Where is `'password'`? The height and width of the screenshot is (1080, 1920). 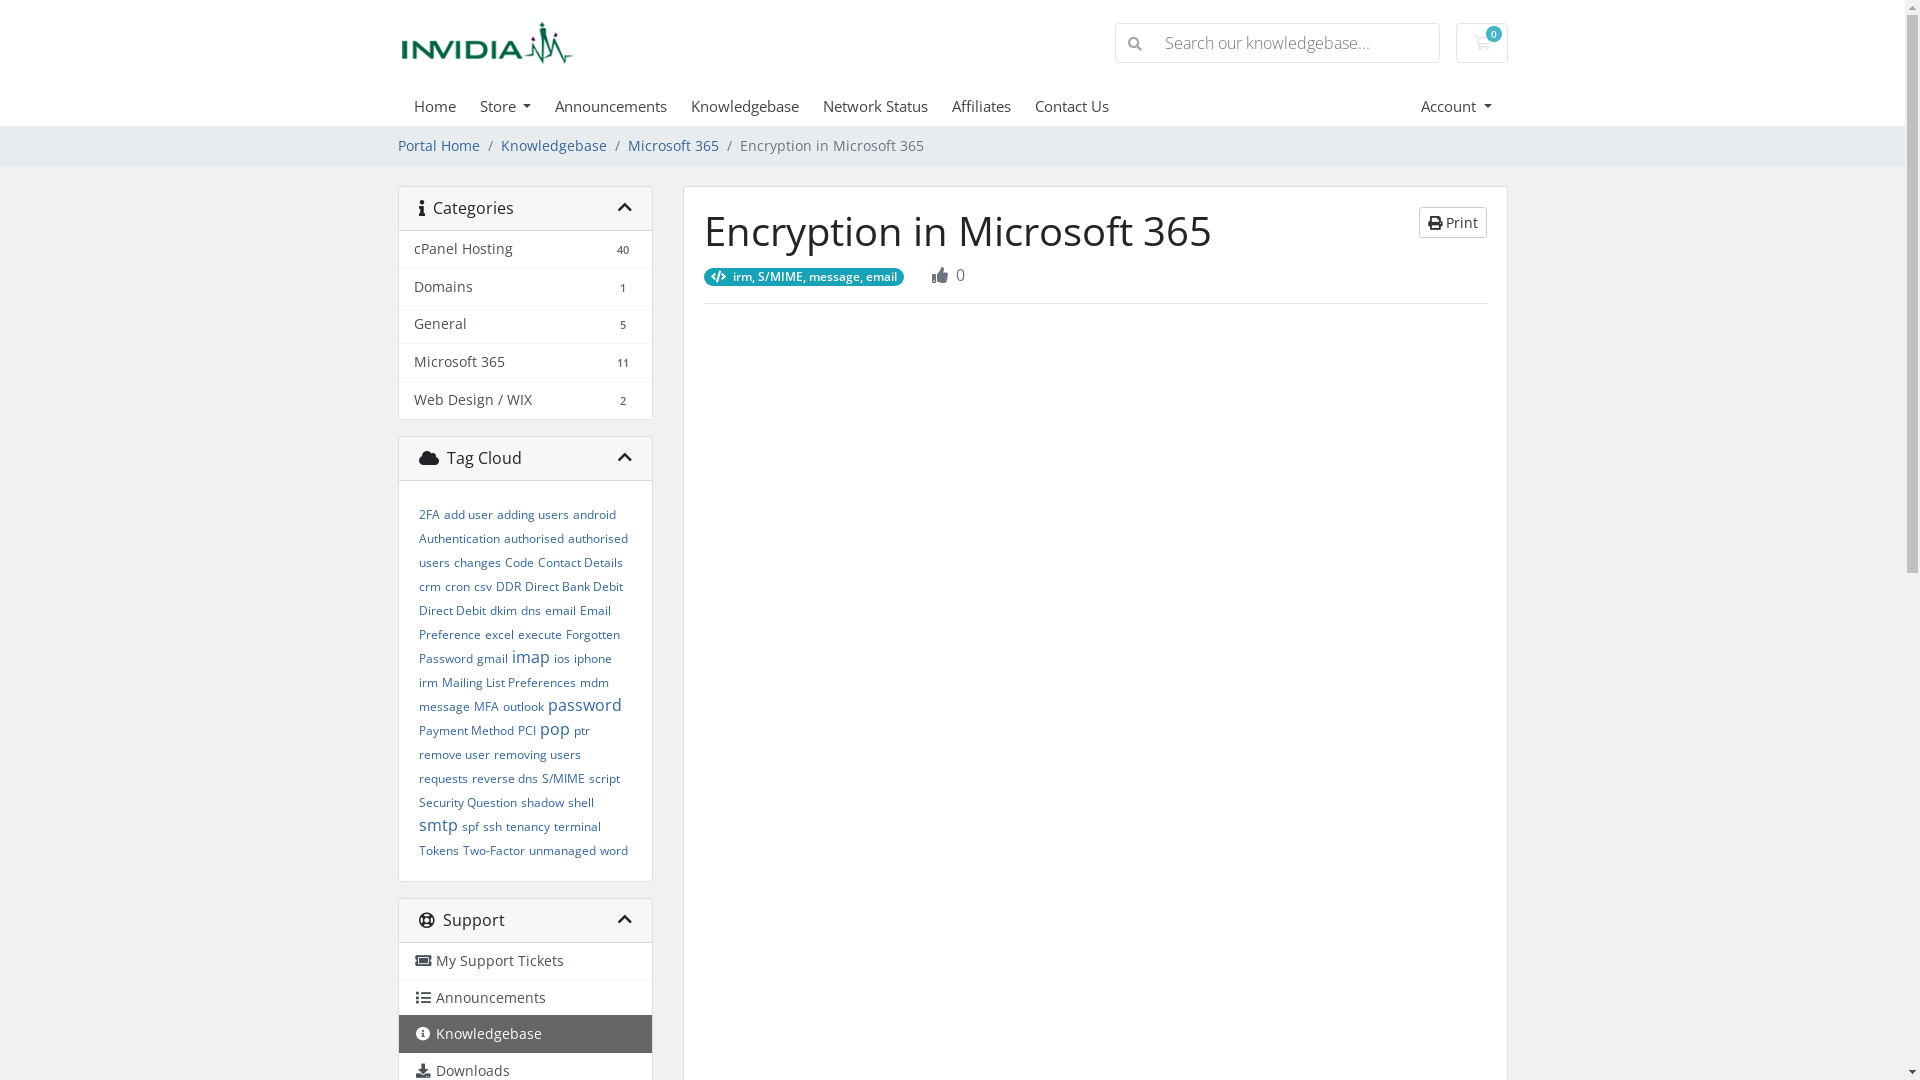 'password' is located at coordinates (584, 704).